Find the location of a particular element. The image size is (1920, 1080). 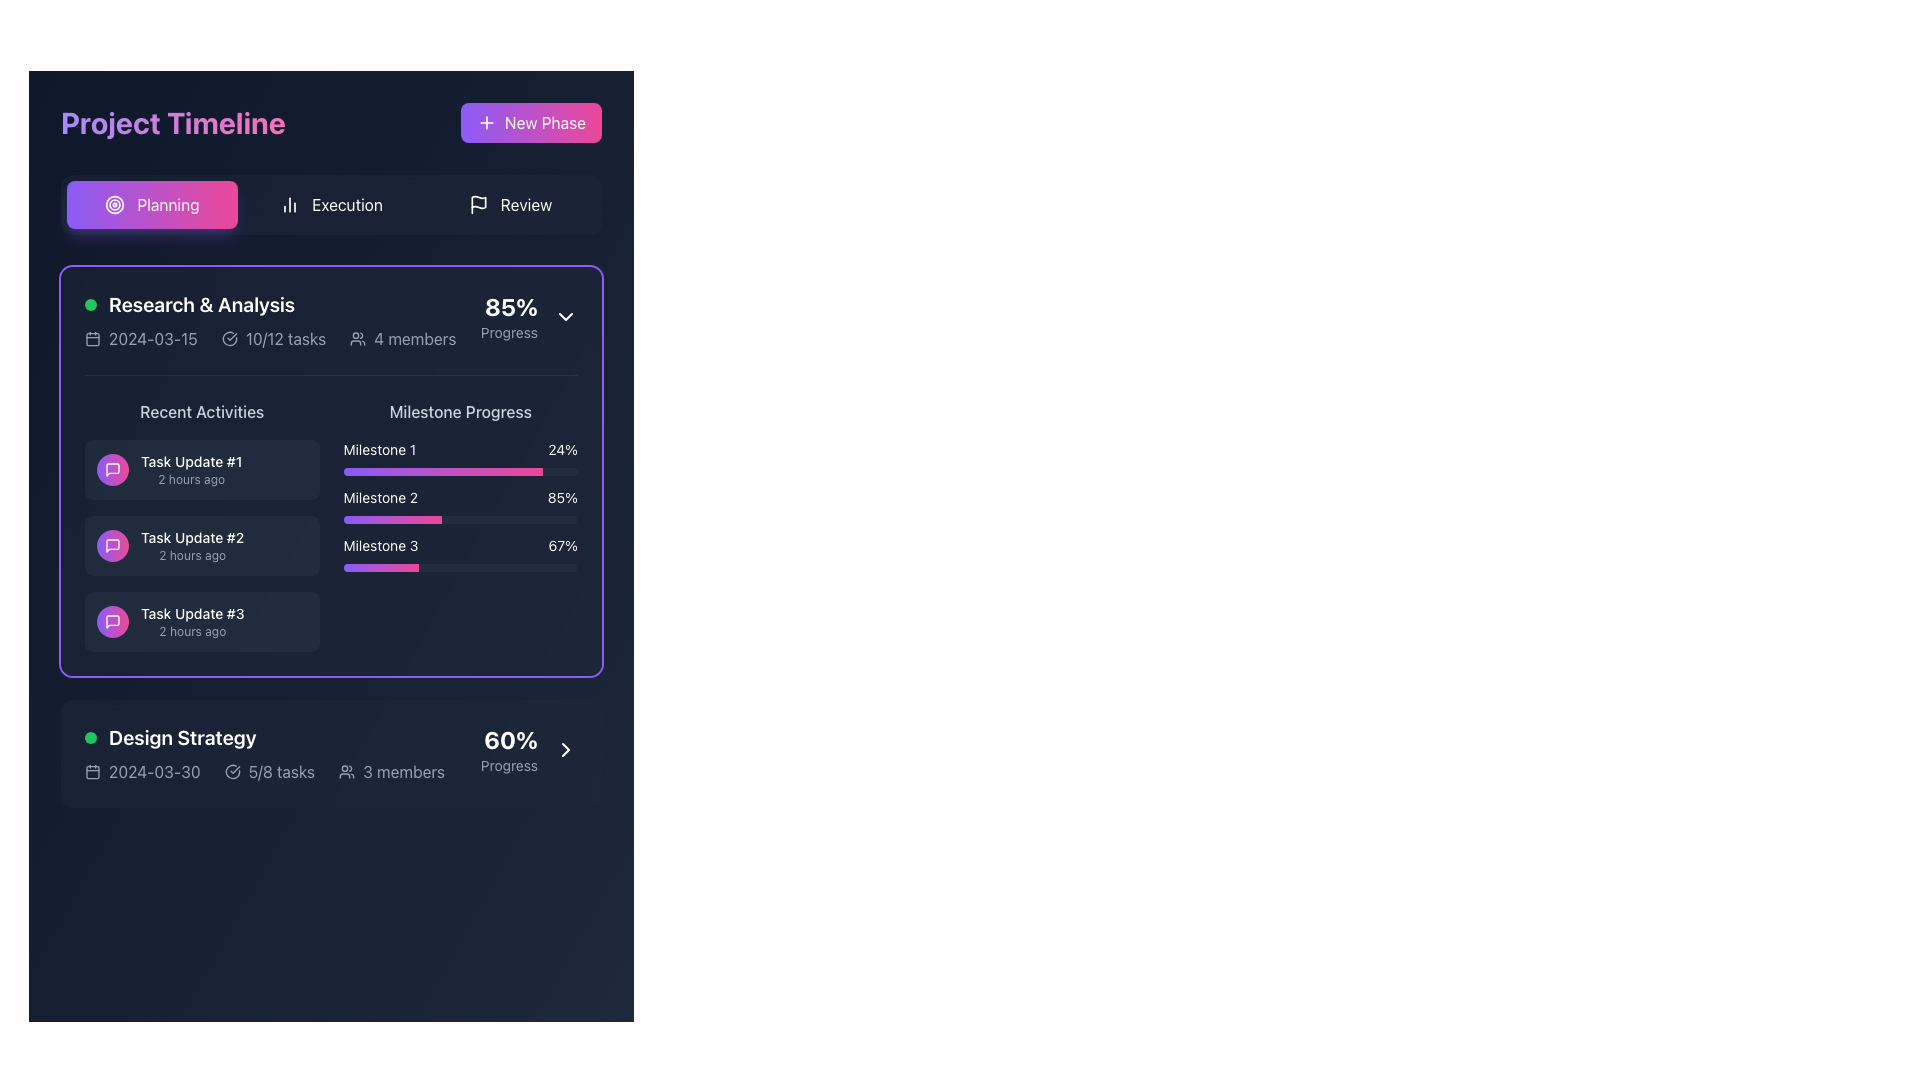

the small rectangular graphic element embedded in the calendar icon located to the left of '2024-03-30' in the 'Design Strategy' section is located at coordinates (91, 770).